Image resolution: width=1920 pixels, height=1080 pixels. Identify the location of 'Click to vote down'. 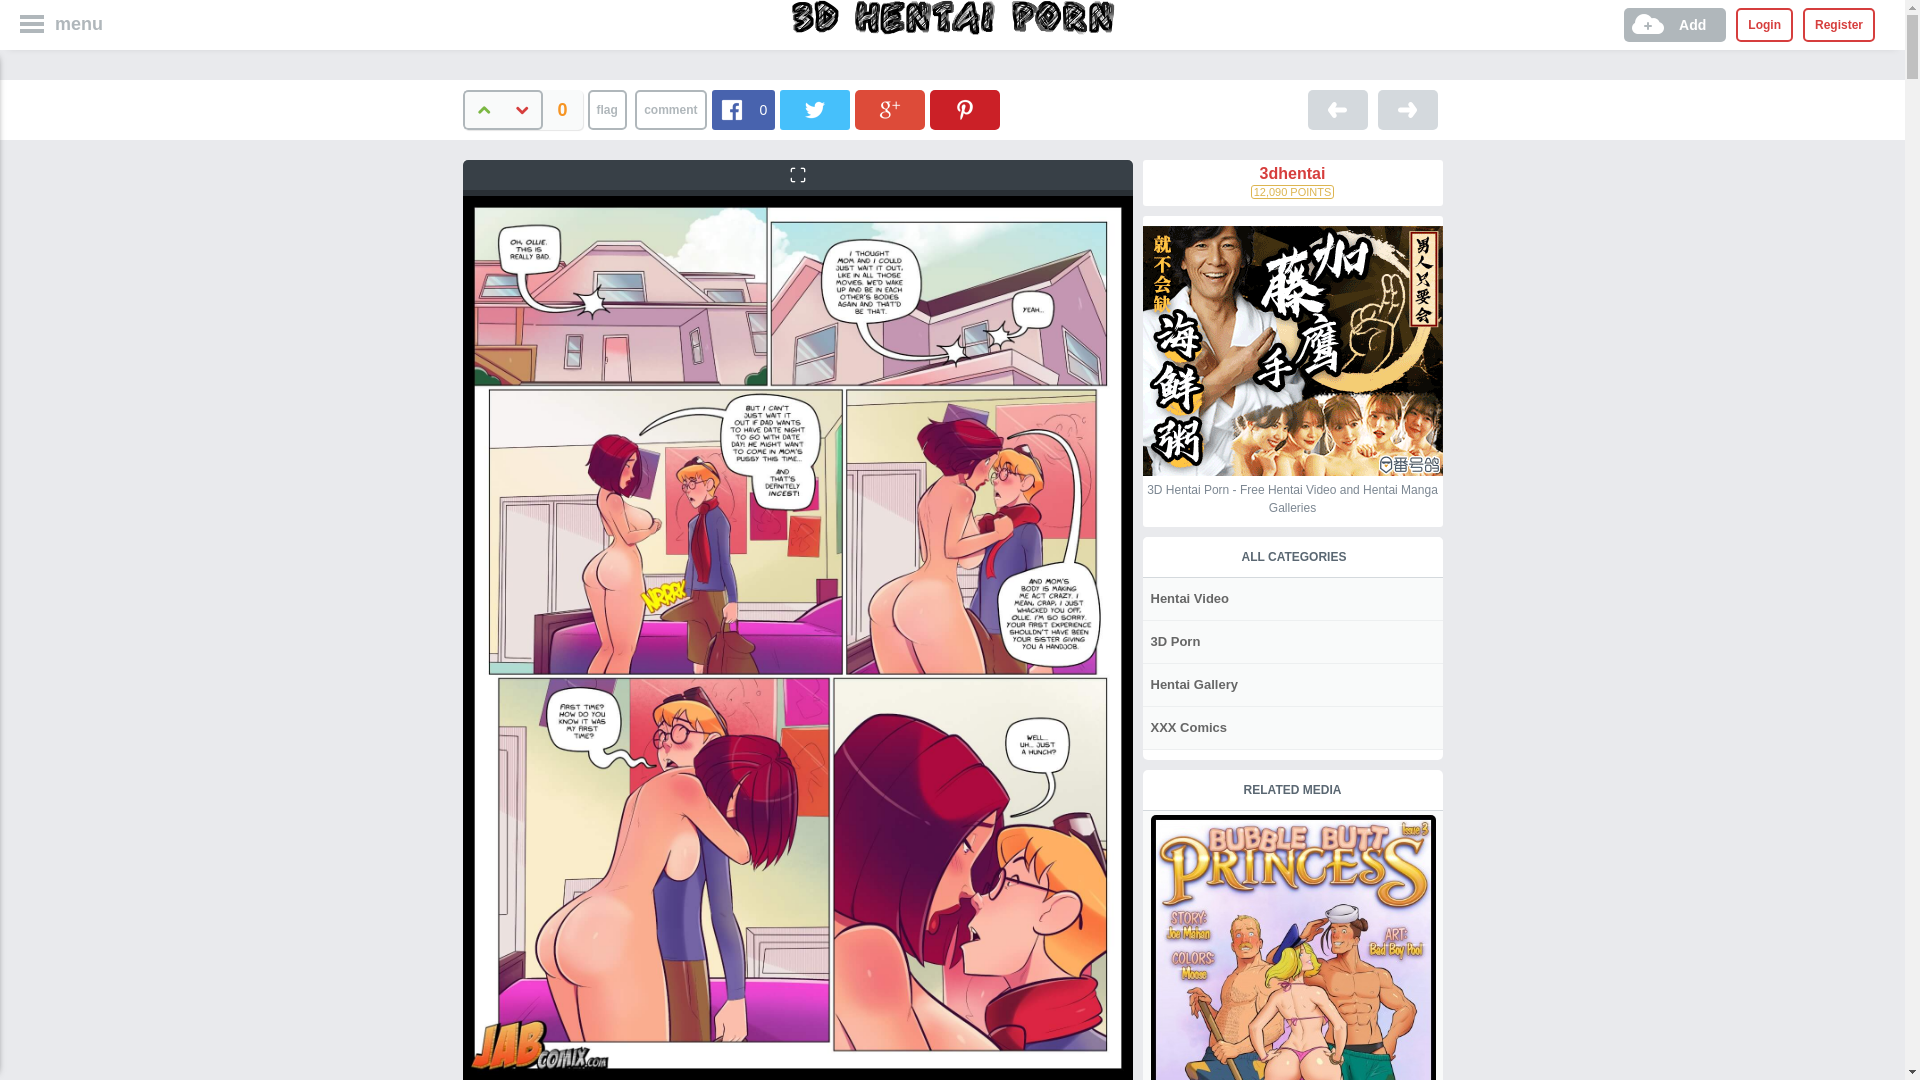
(522, 110).